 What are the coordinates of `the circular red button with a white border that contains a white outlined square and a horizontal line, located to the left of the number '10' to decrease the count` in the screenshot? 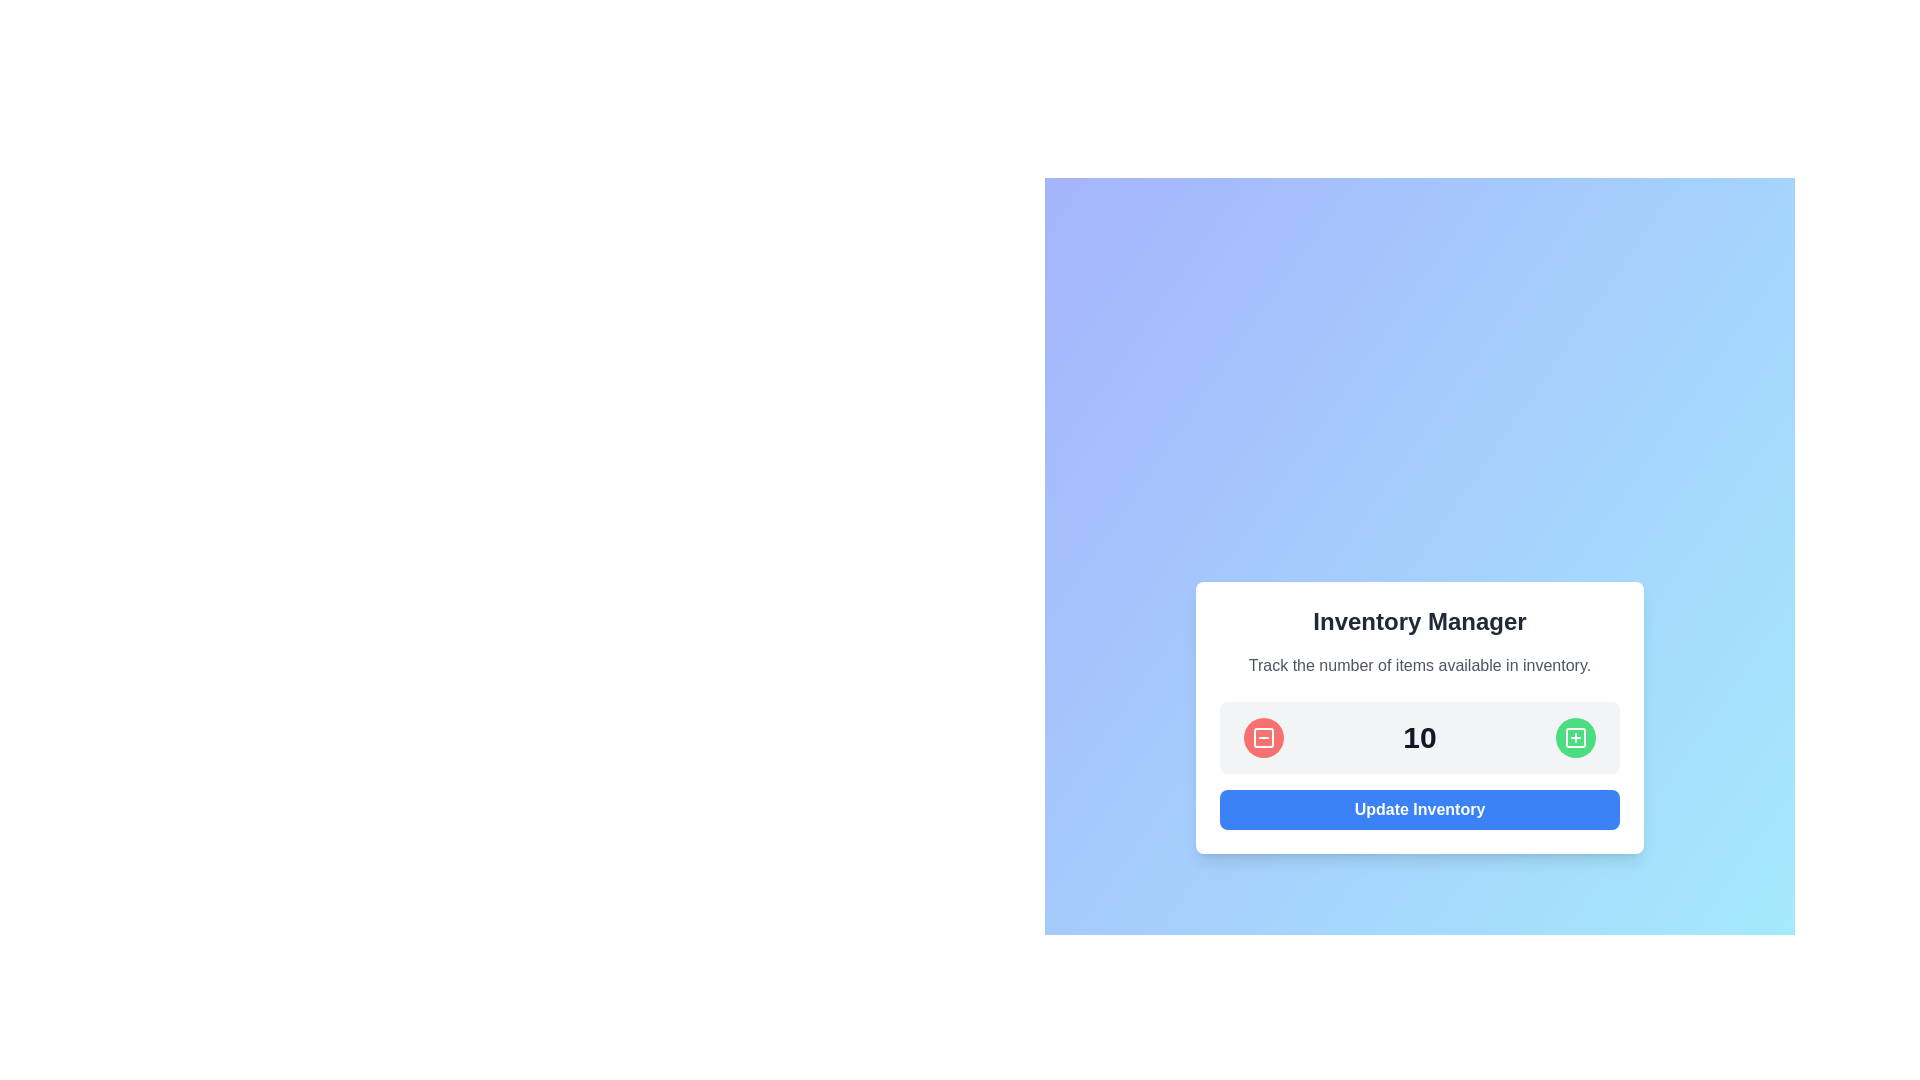 It's located at (1262, 737).